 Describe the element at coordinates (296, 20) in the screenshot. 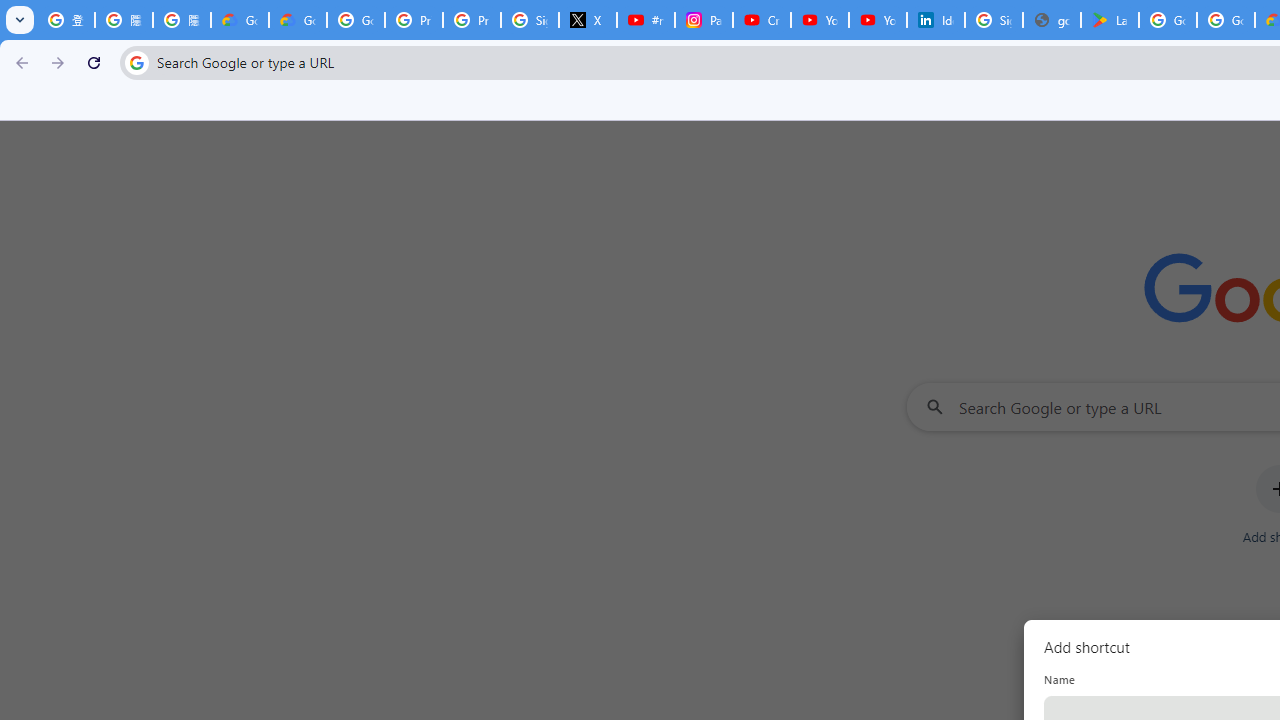

I see `'Google Cloud Privacy Notice'` at that location.